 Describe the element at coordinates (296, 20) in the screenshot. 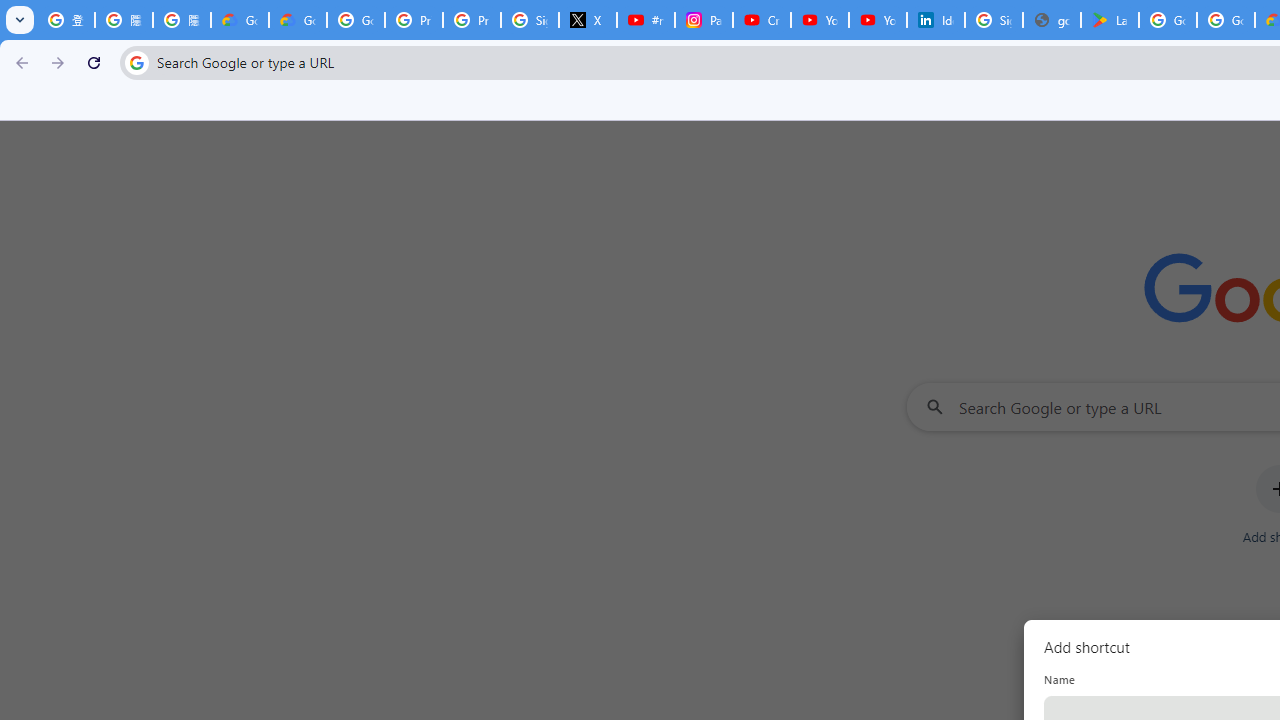

I see `'Google Cloud Privacy Notice'` at that location.